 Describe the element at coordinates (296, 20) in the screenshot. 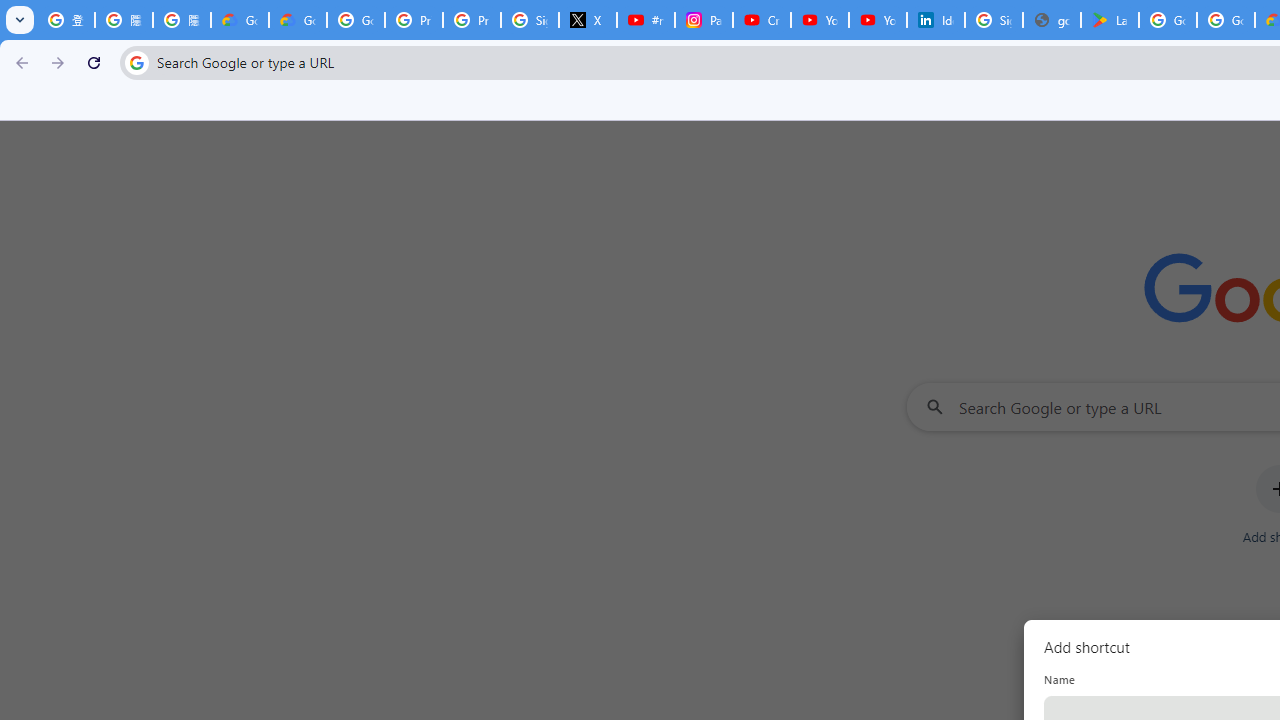

I see `'Google Cloud Privacy Notice'` at that location.